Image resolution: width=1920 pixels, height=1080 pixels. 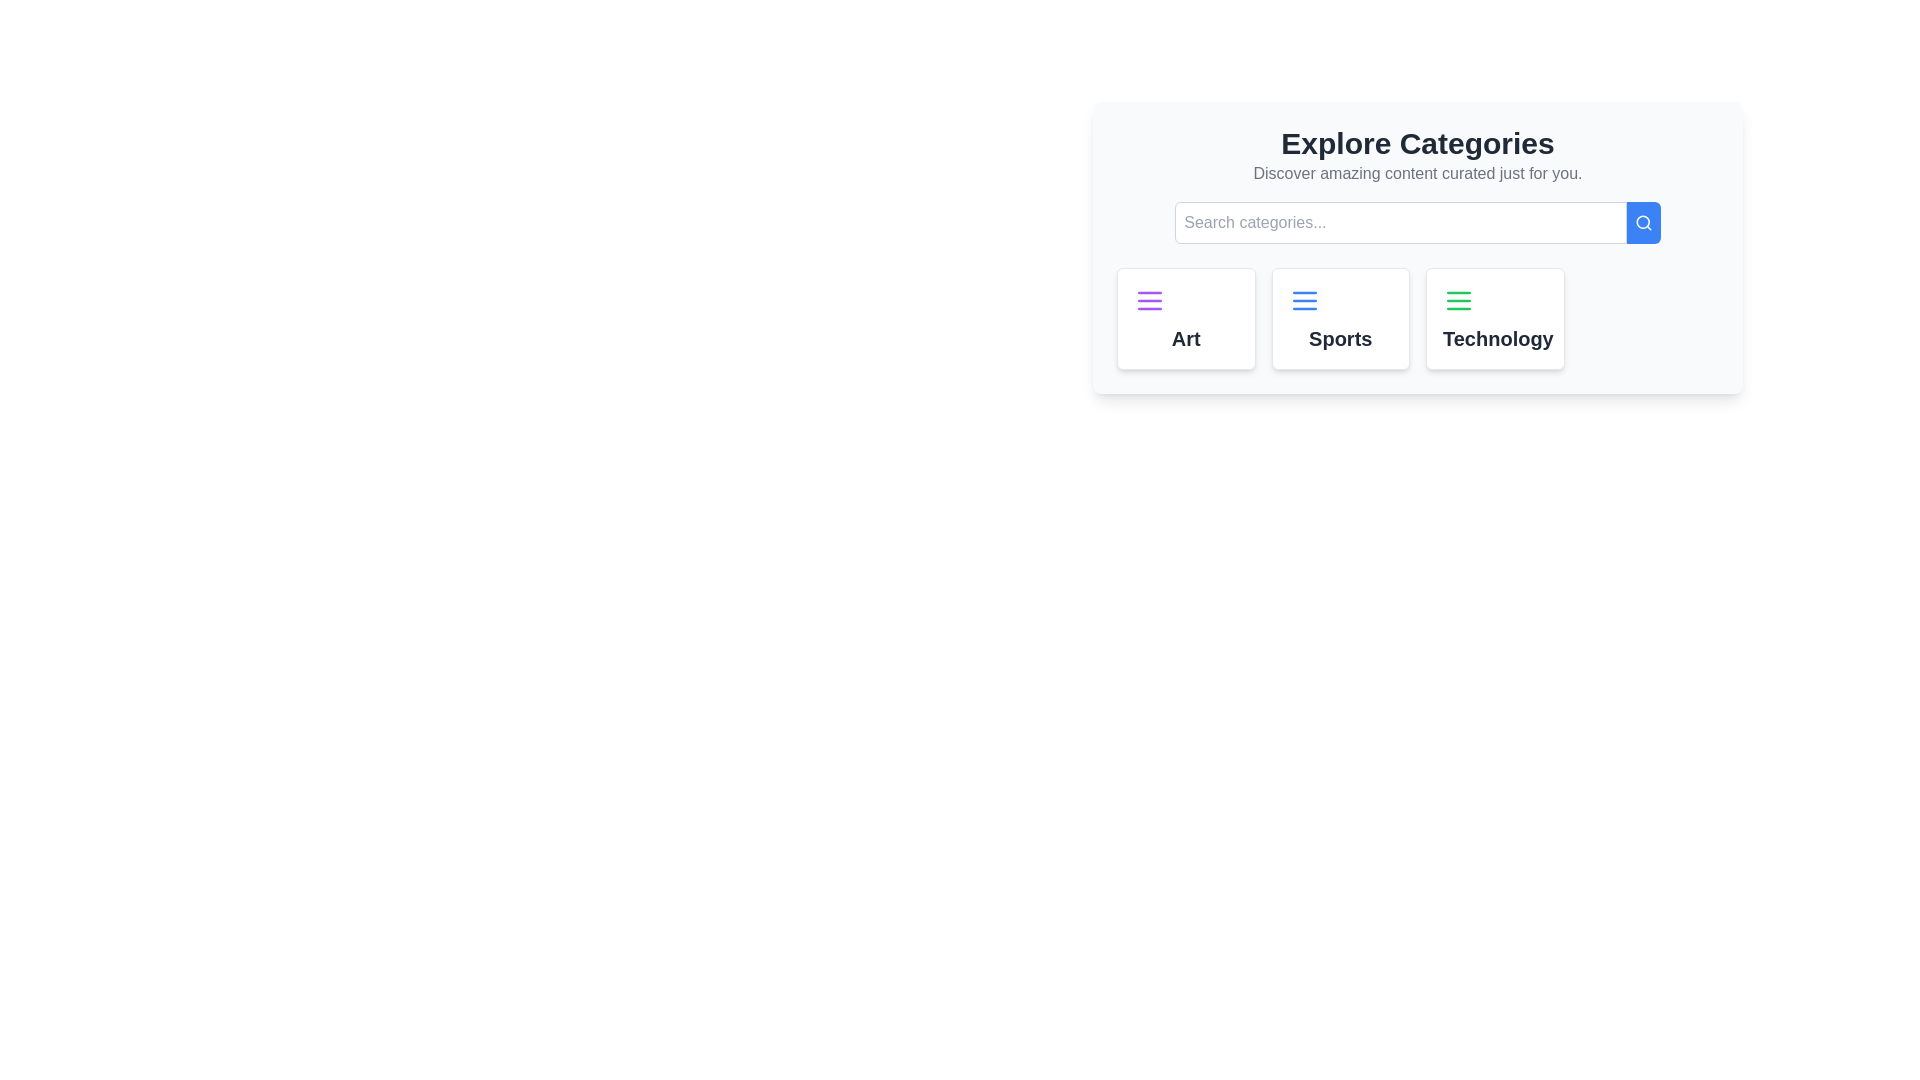 What do you see at coordinates (1416, 142) in the screenshot?
I see `main heading text label located at the top of the content section, which provides clarity about exploring various categories of content` at bounding box center [1416, 142].